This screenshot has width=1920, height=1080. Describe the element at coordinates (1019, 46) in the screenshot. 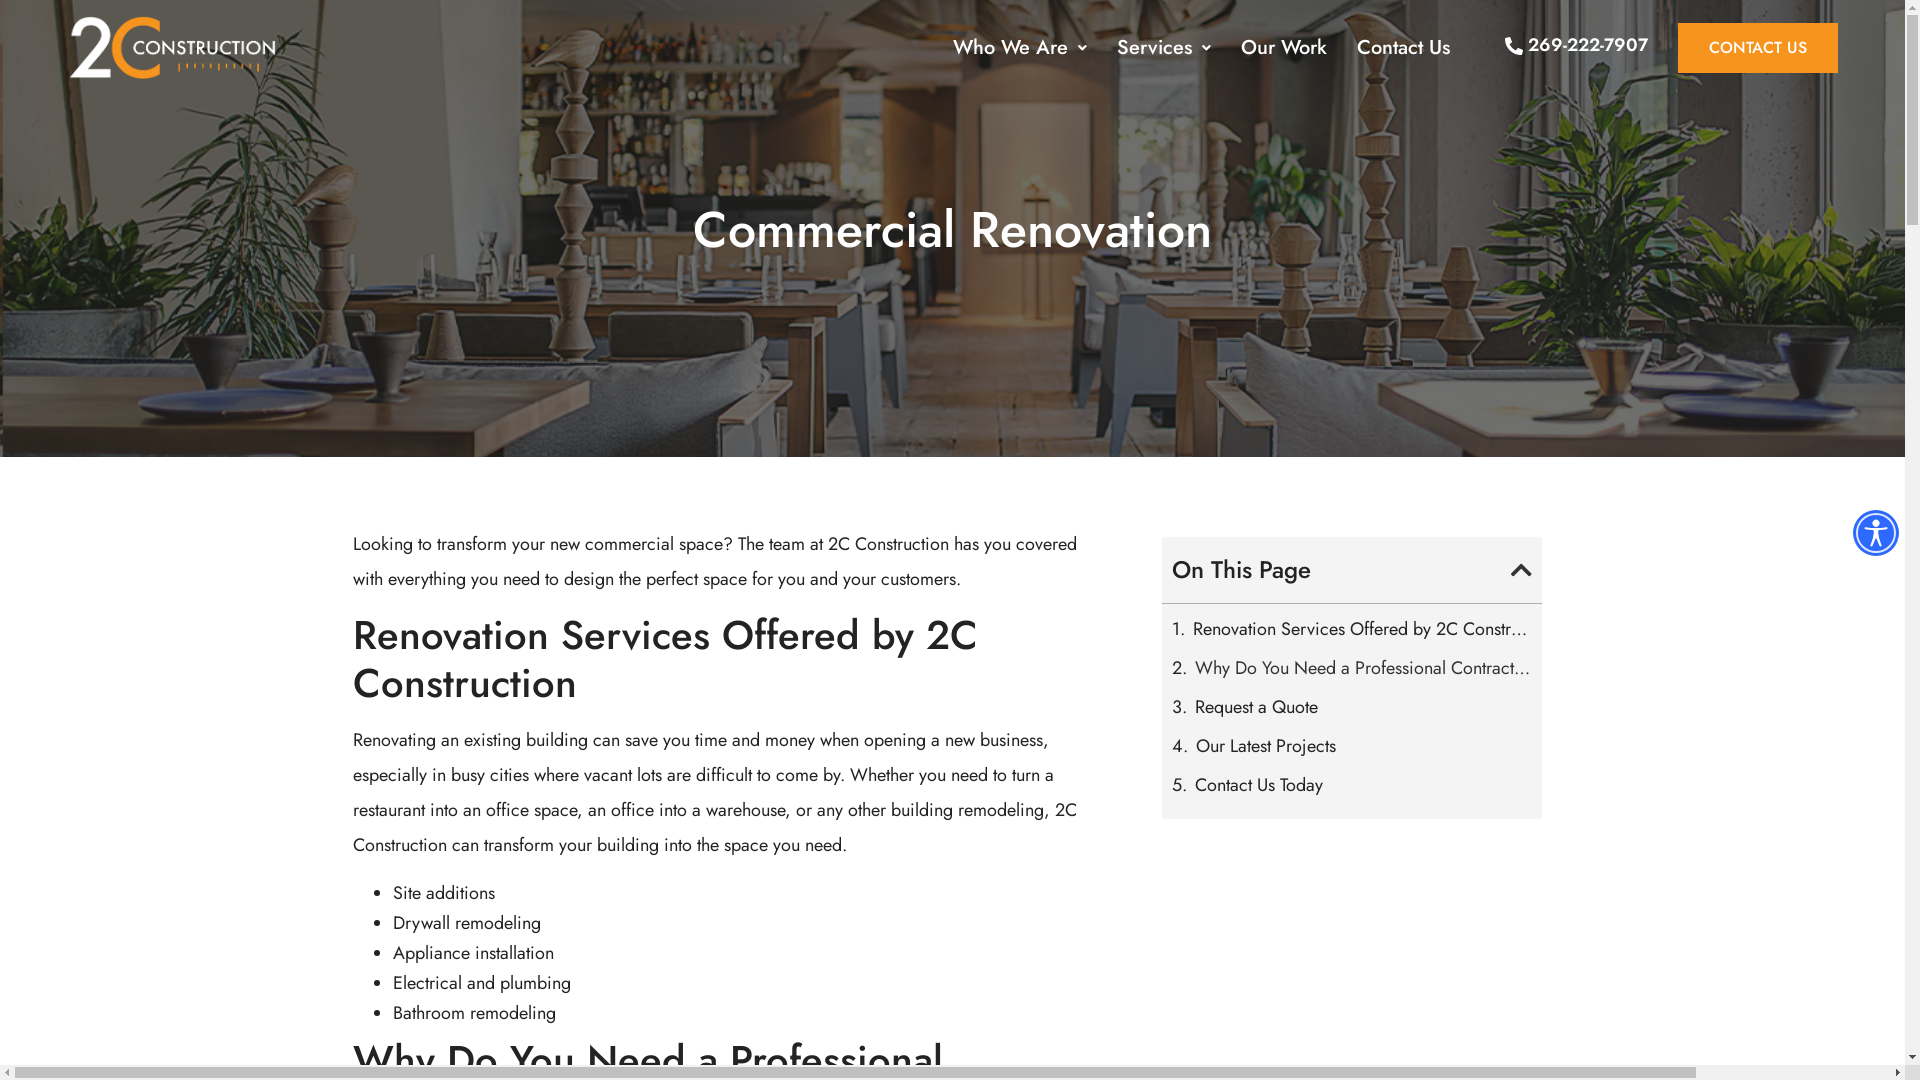

I see `'Who We Are'` at that location.